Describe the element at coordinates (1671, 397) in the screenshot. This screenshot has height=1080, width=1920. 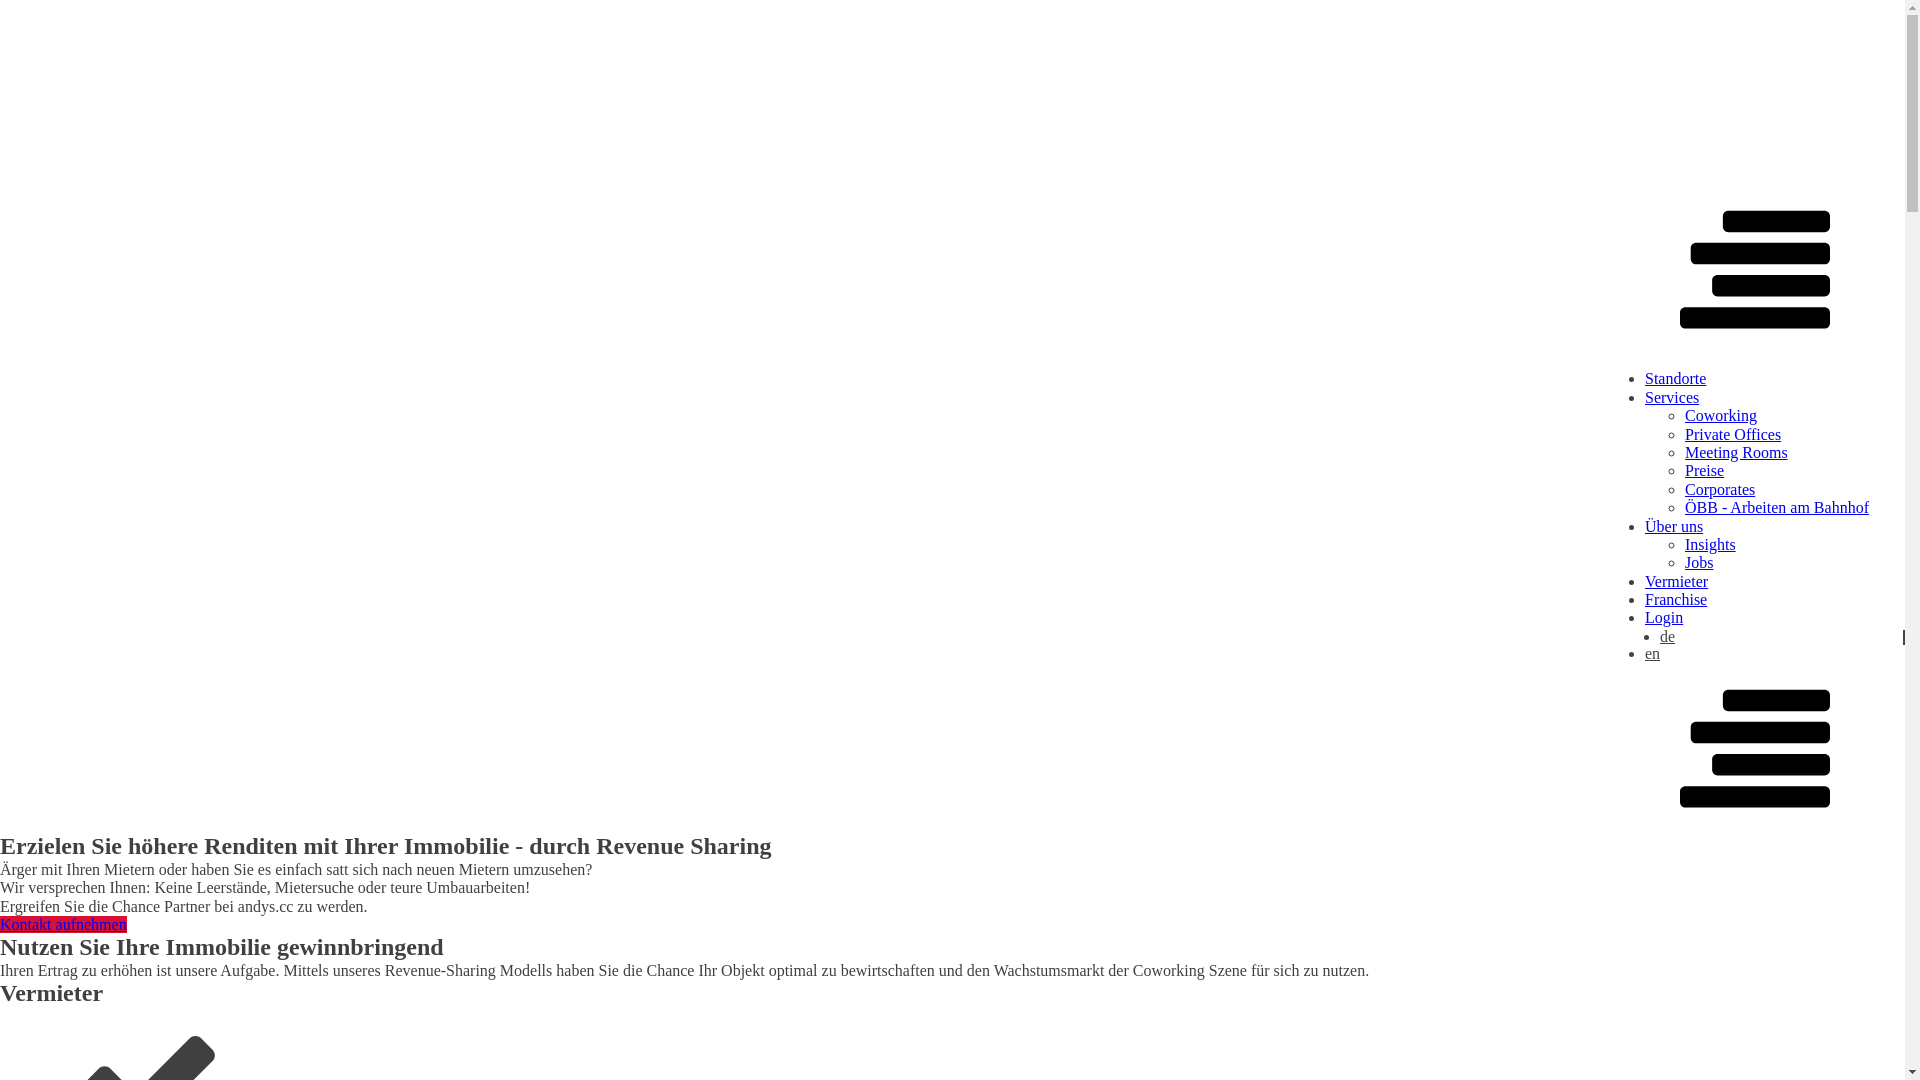
I see `'Services'` at that location.